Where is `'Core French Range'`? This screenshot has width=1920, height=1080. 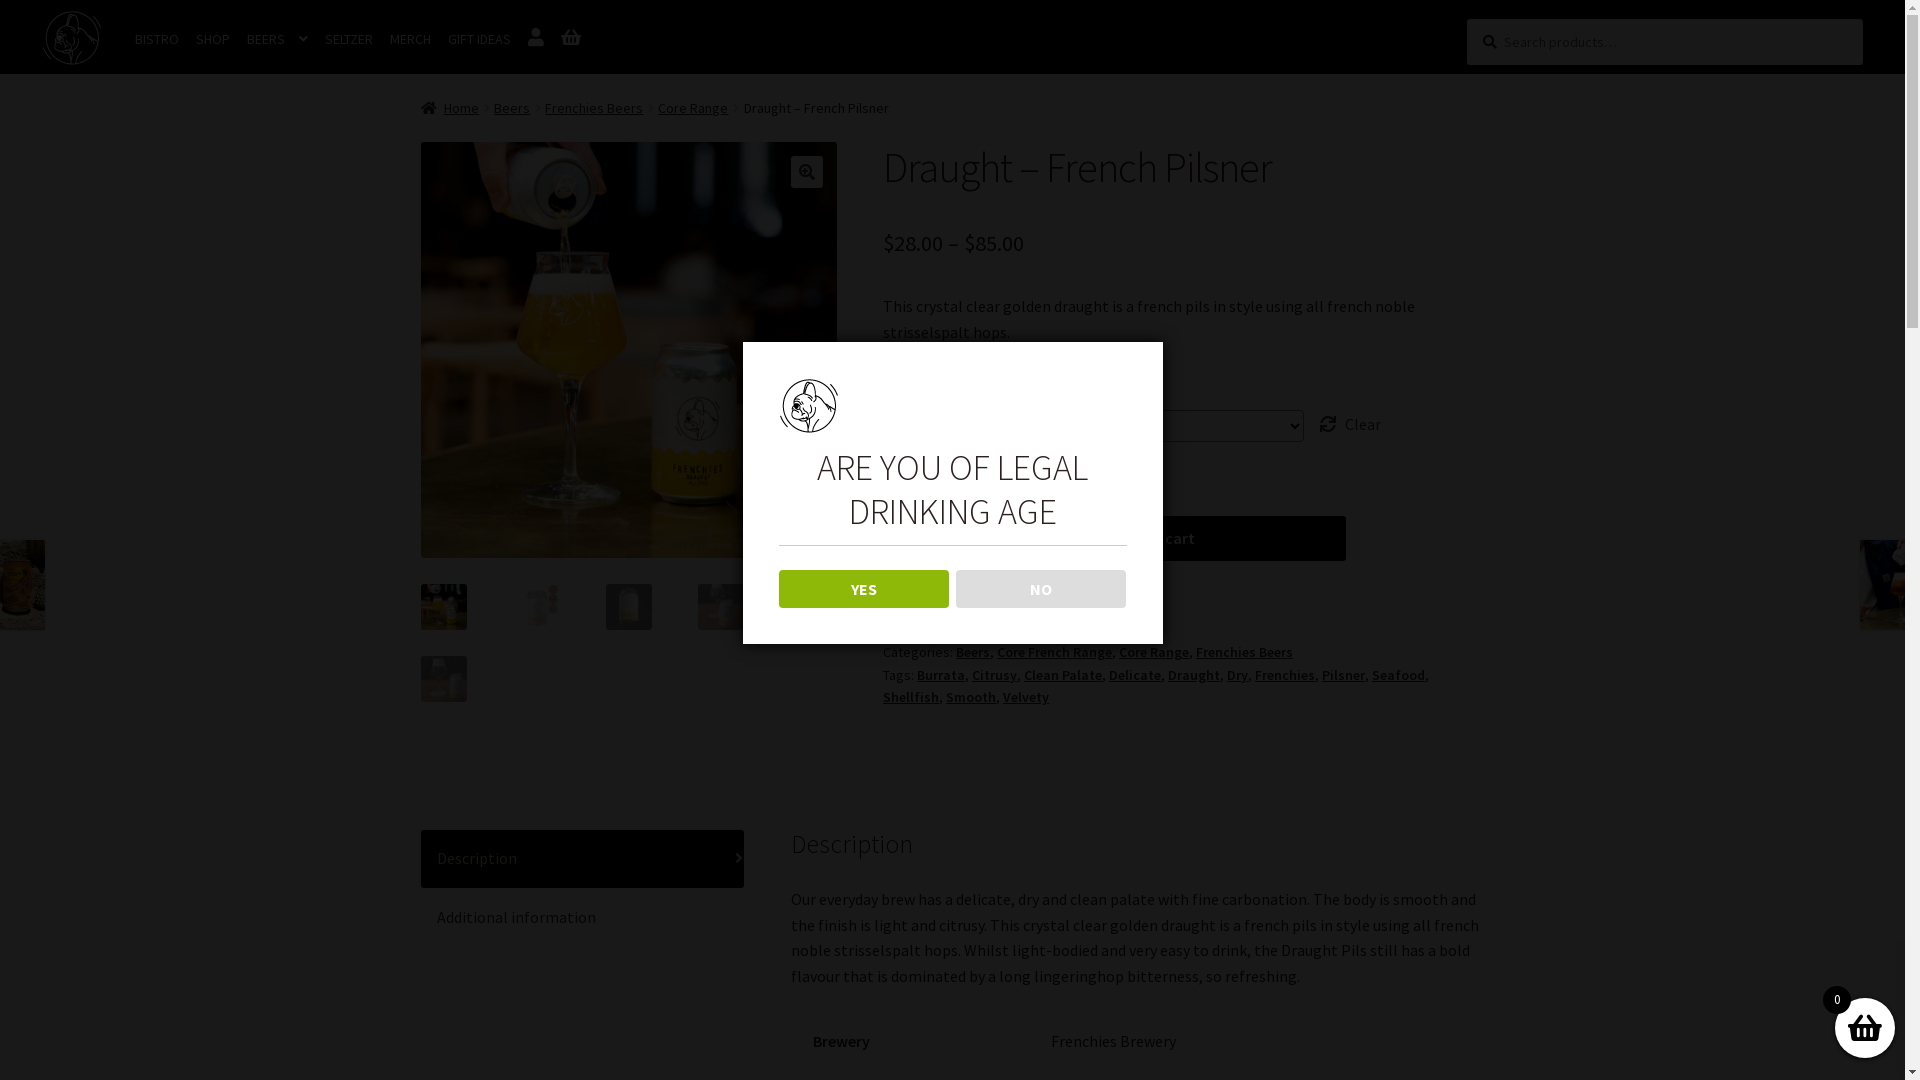
'Core French Range' is located at coordinates (1053, 651).